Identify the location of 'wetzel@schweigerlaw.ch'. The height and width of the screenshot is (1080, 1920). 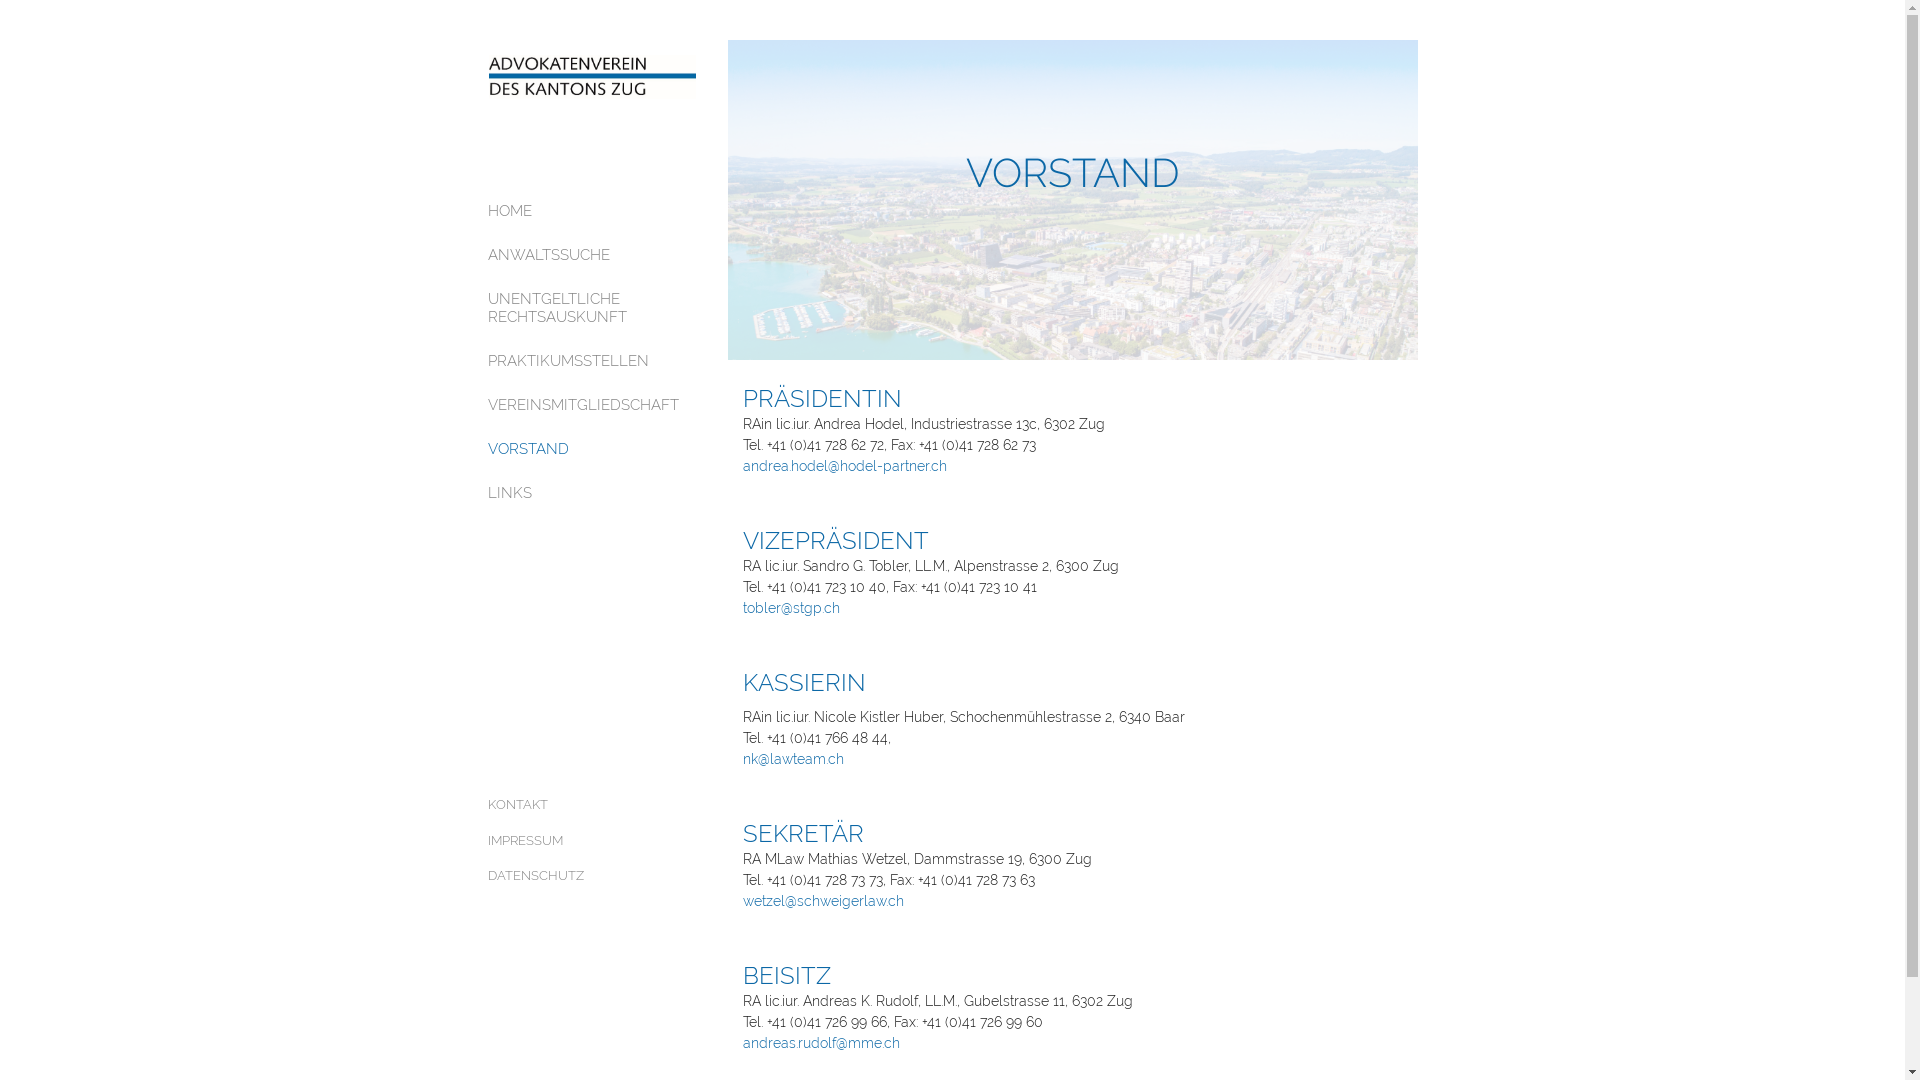
(741, 901).